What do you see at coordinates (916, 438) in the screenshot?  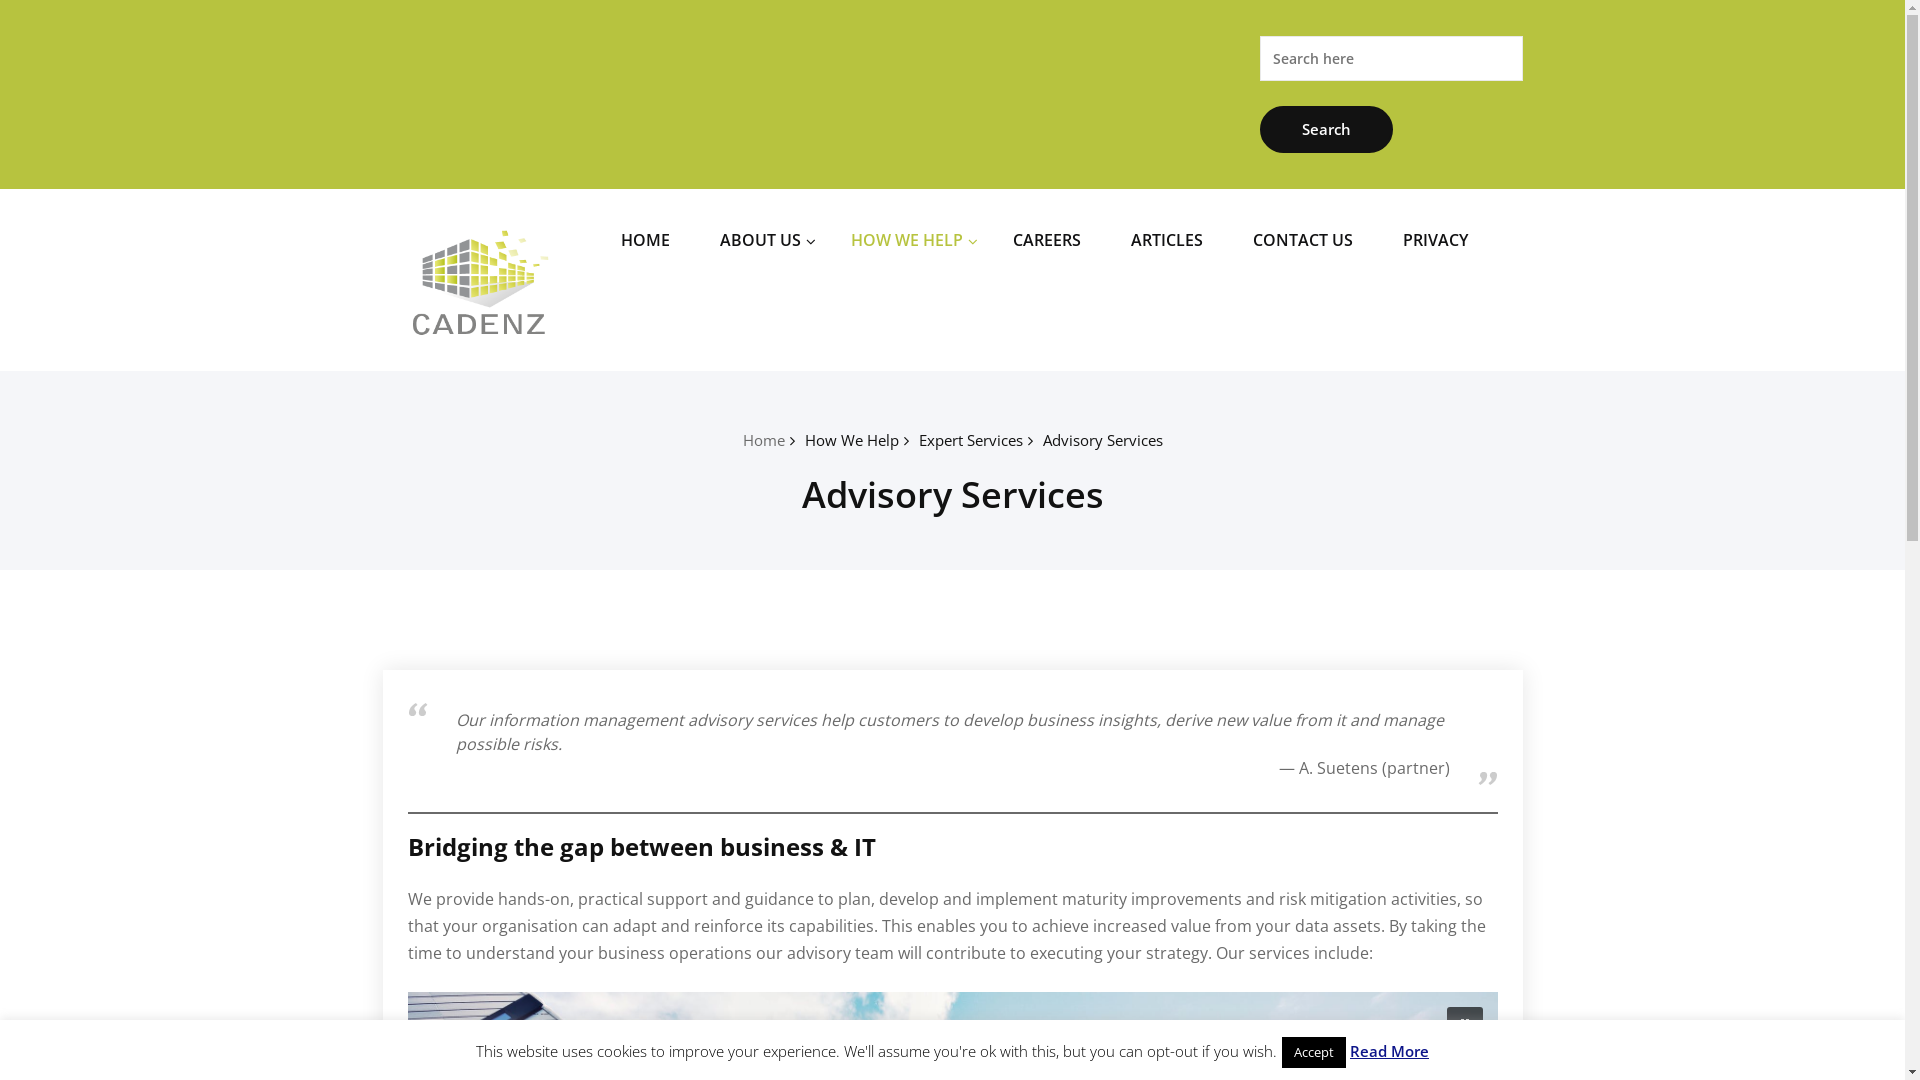 I see `'Expert Services'` at bounding box center [916, 438].